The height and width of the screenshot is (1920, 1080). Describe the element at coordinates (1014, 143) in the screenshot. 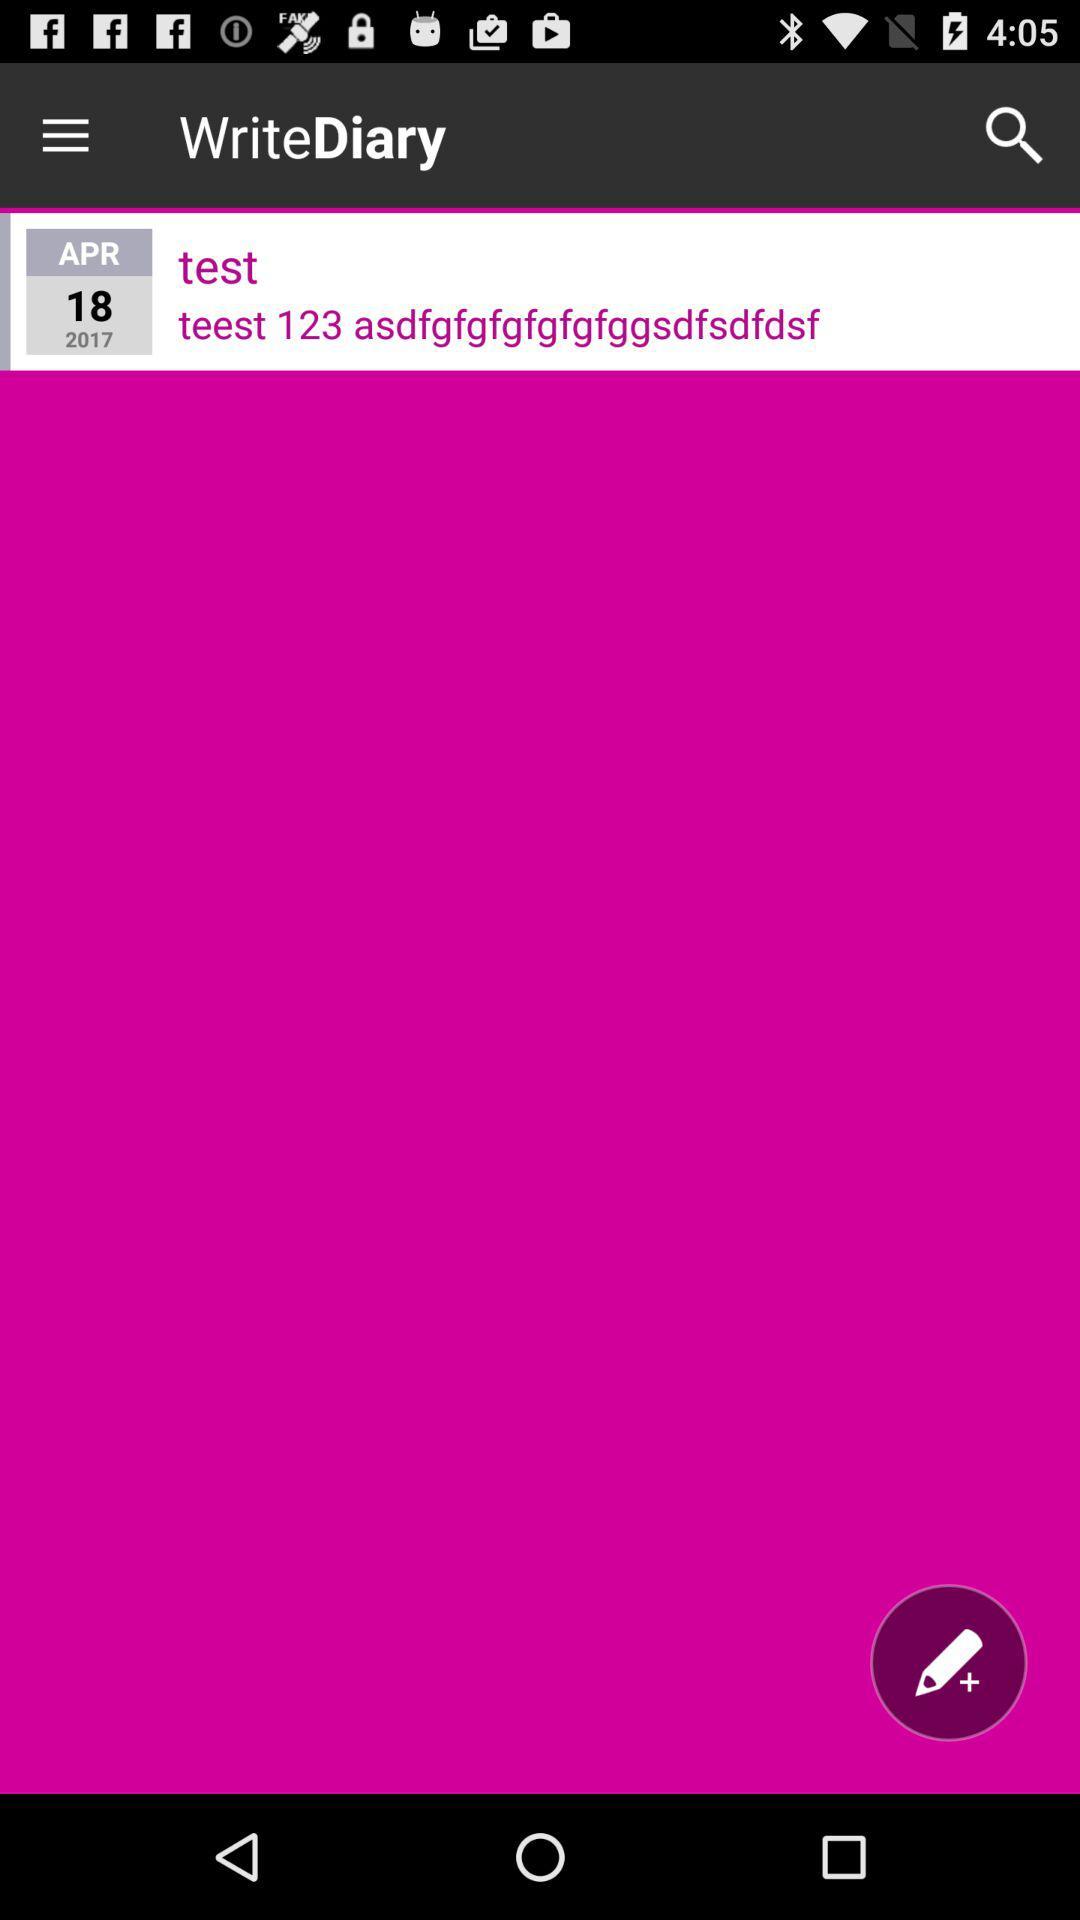

I see `the search icon` at that location.